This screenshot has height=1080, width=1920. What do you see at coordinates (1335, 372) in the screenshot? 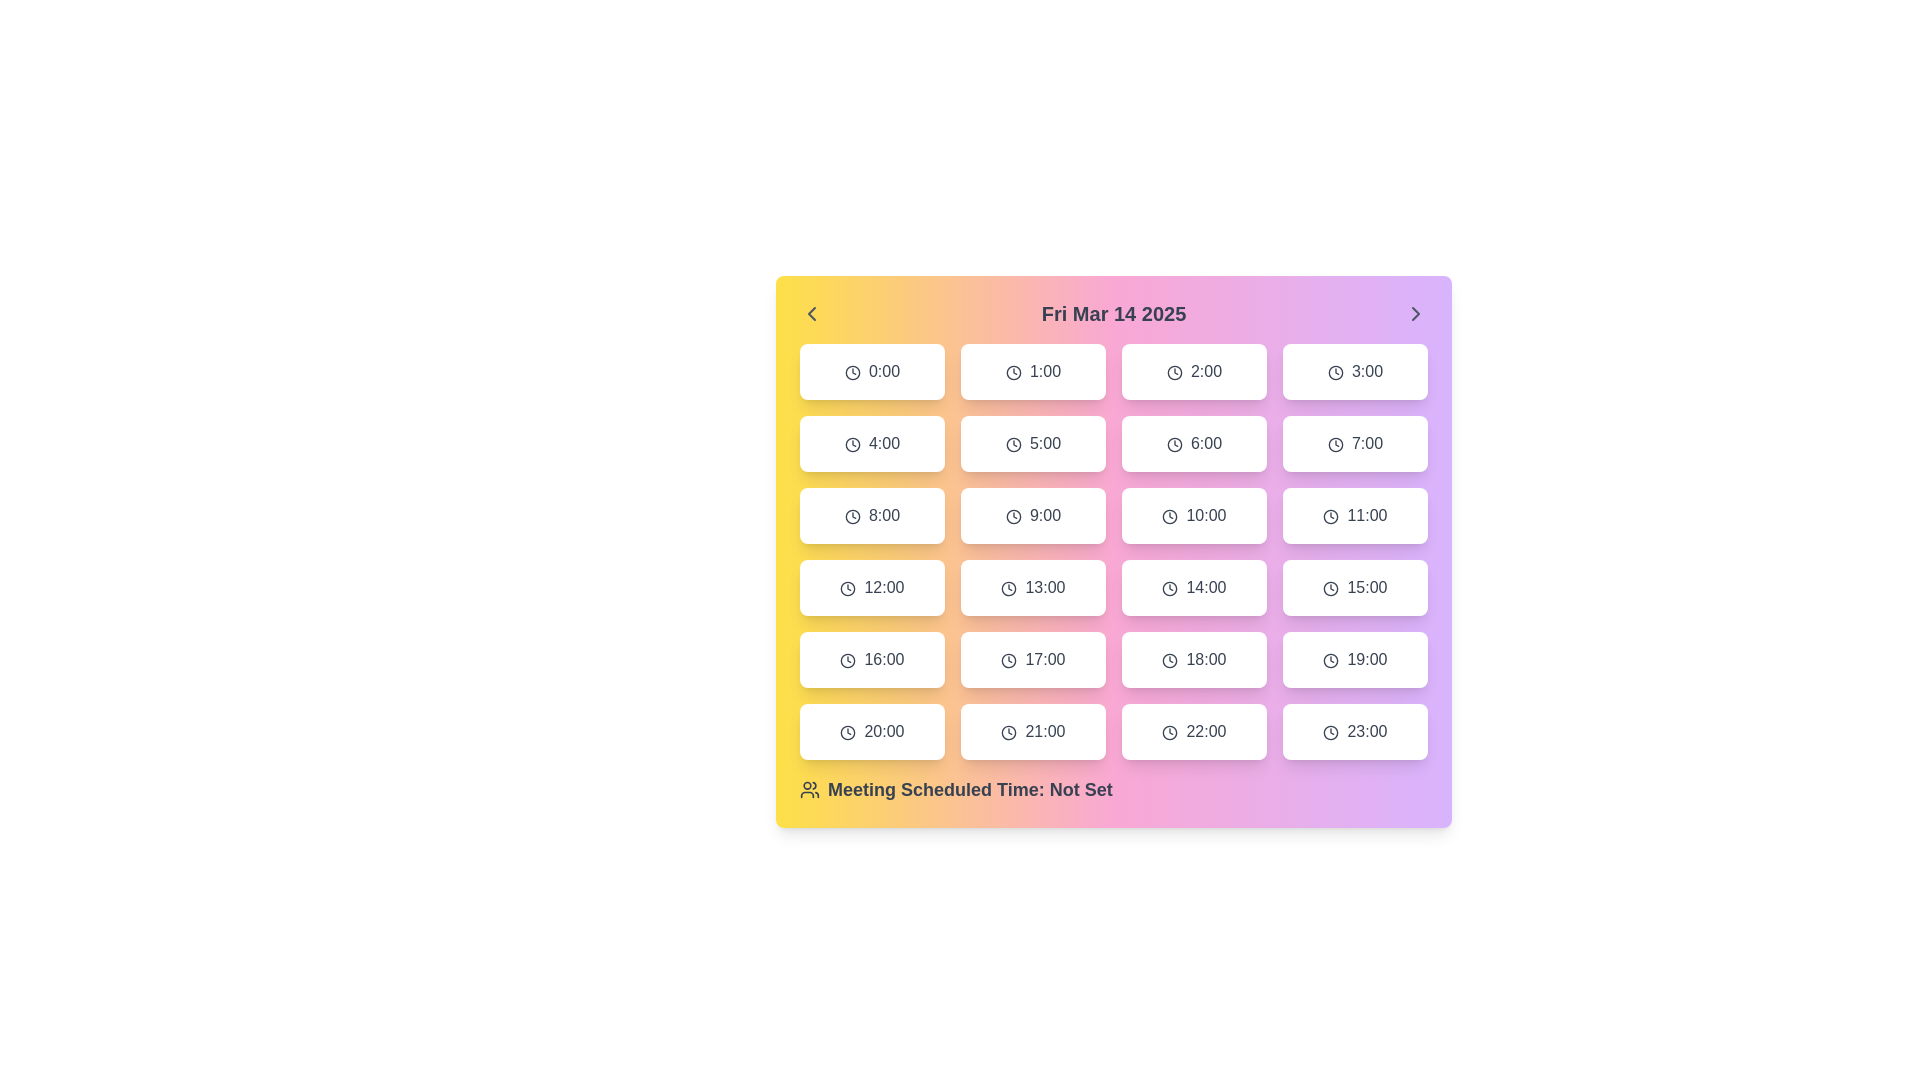
I see `the decorative clock icon located to the left of the '3:00' text in the third row and third column of the grid layout` at bounding box center [1335, 372].